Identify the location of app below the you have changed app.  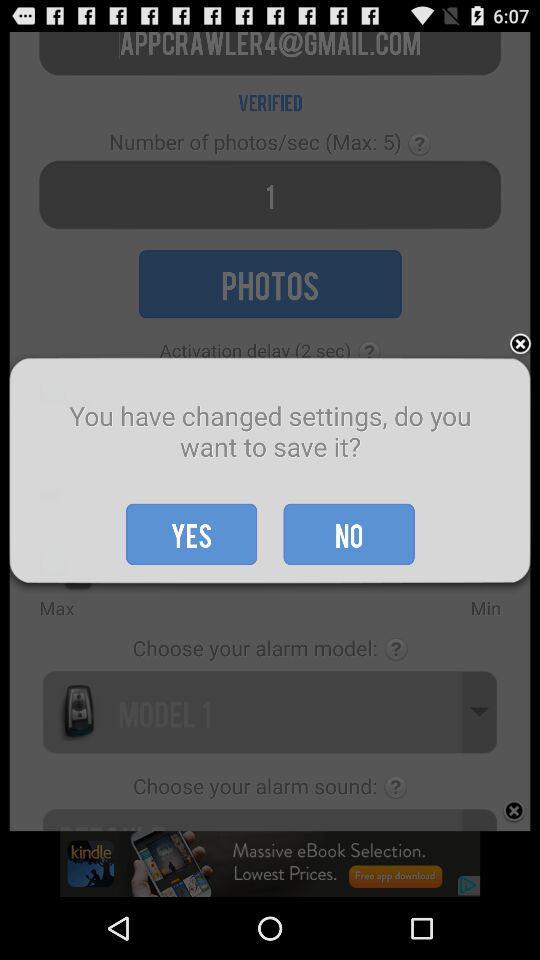
(348, 533).